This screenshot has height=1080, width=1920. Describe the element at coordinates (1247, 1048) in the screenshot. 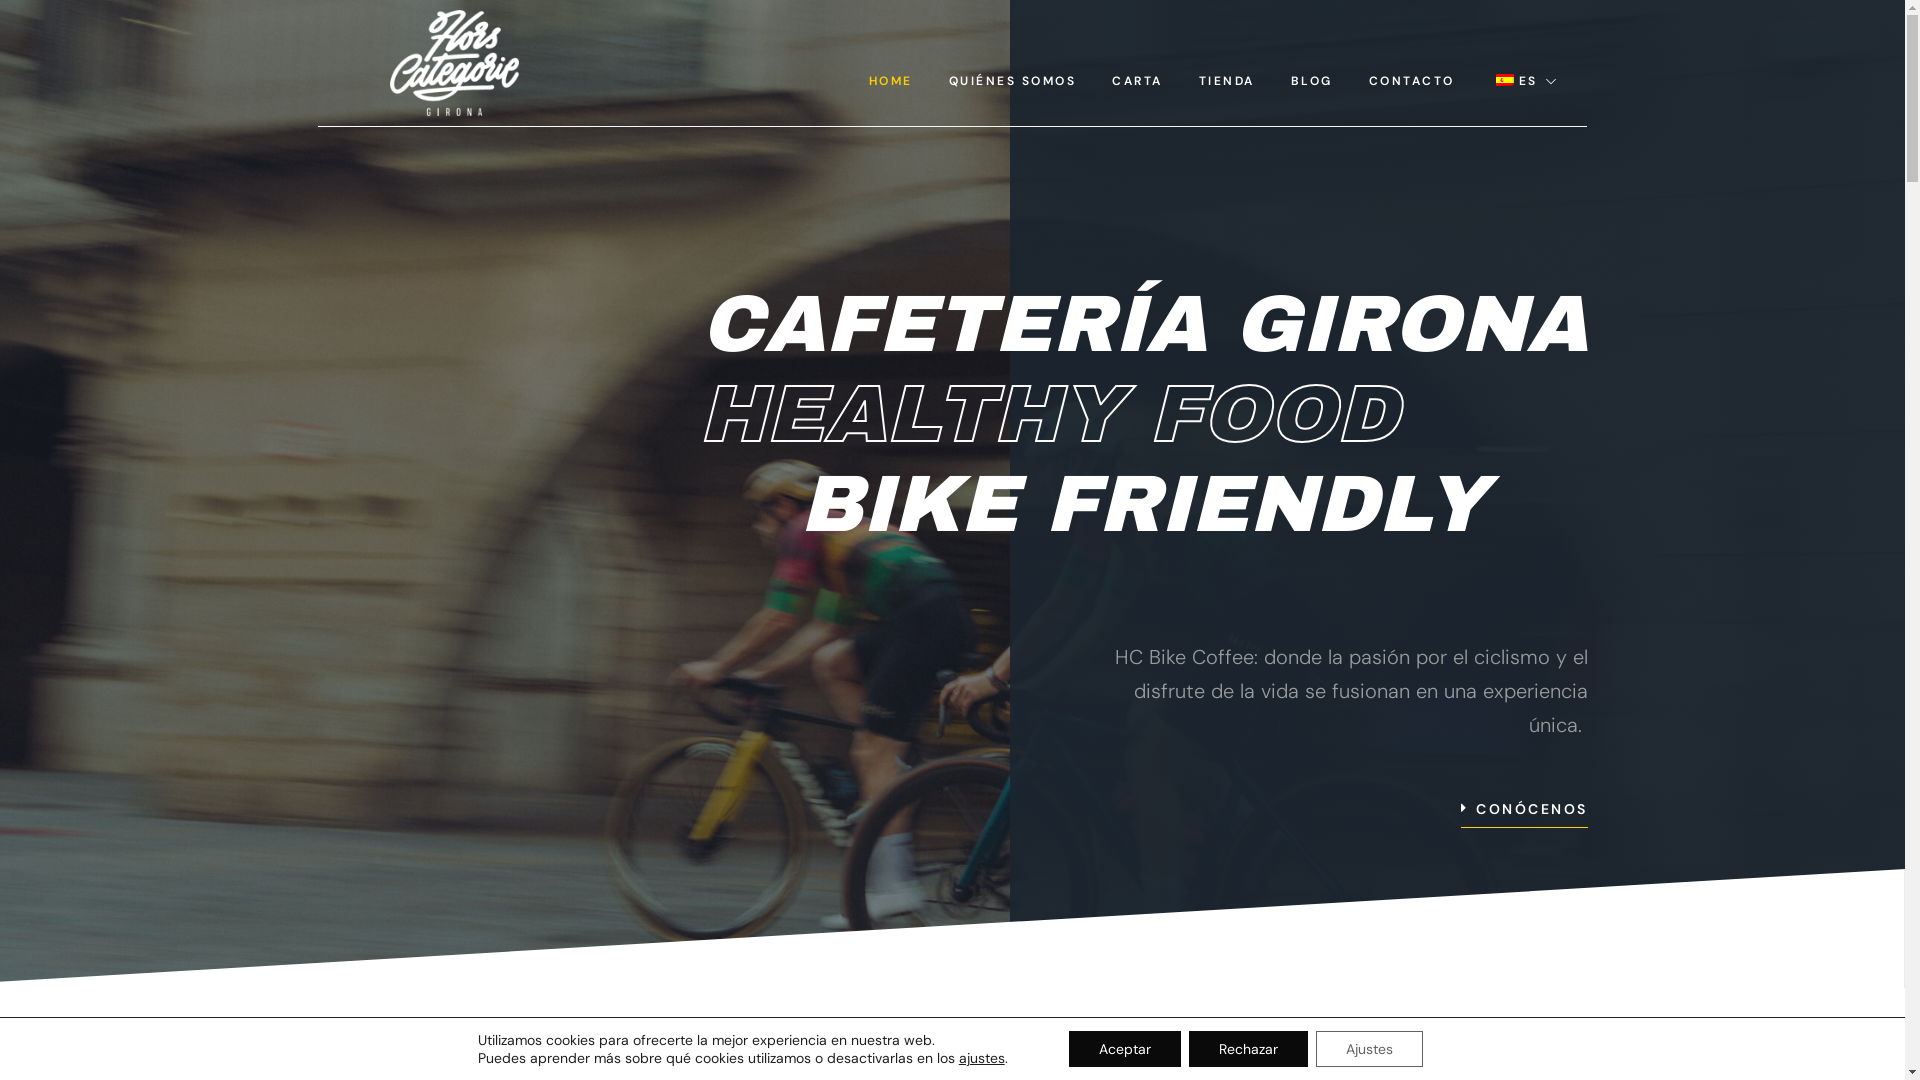

I see `'Rechazar'` at that location.